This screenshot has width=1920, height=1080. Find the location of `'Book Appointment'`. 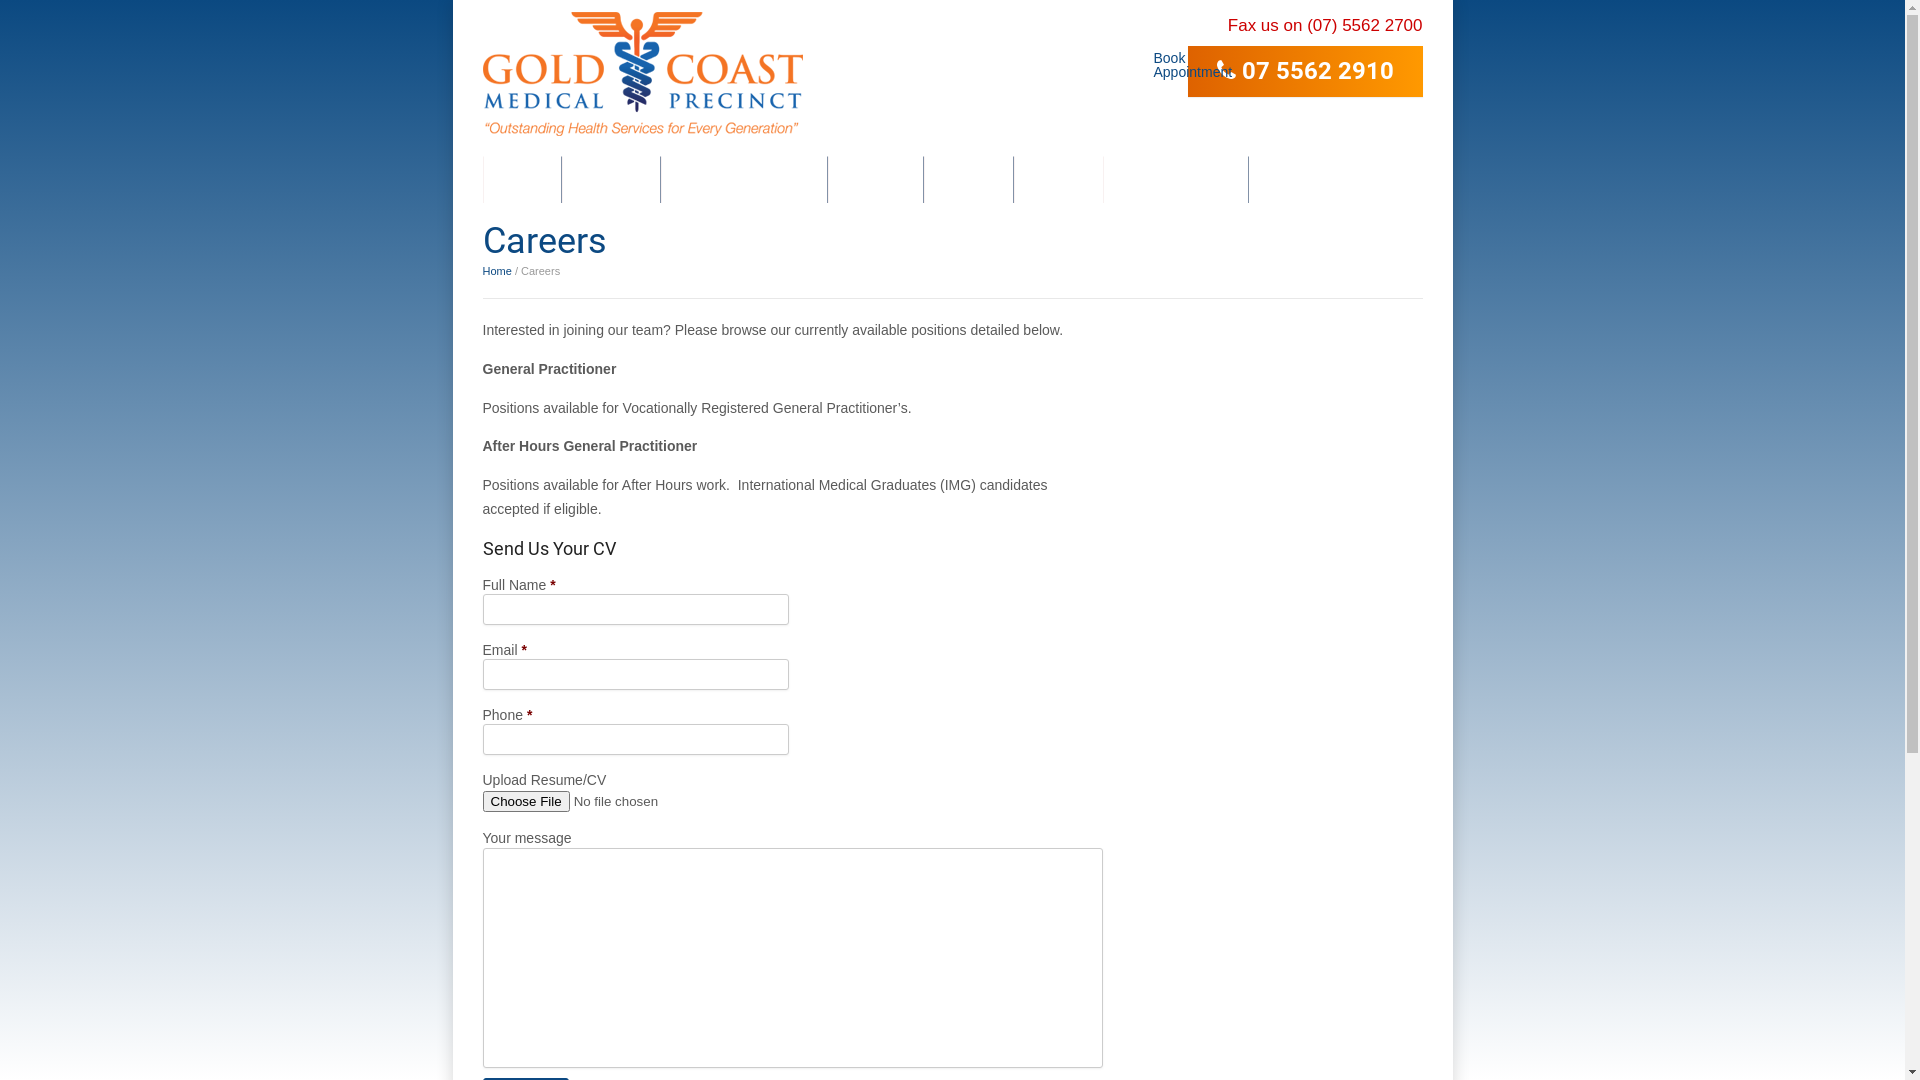

'Book Appointment' is located at coordinates (1161, 56).